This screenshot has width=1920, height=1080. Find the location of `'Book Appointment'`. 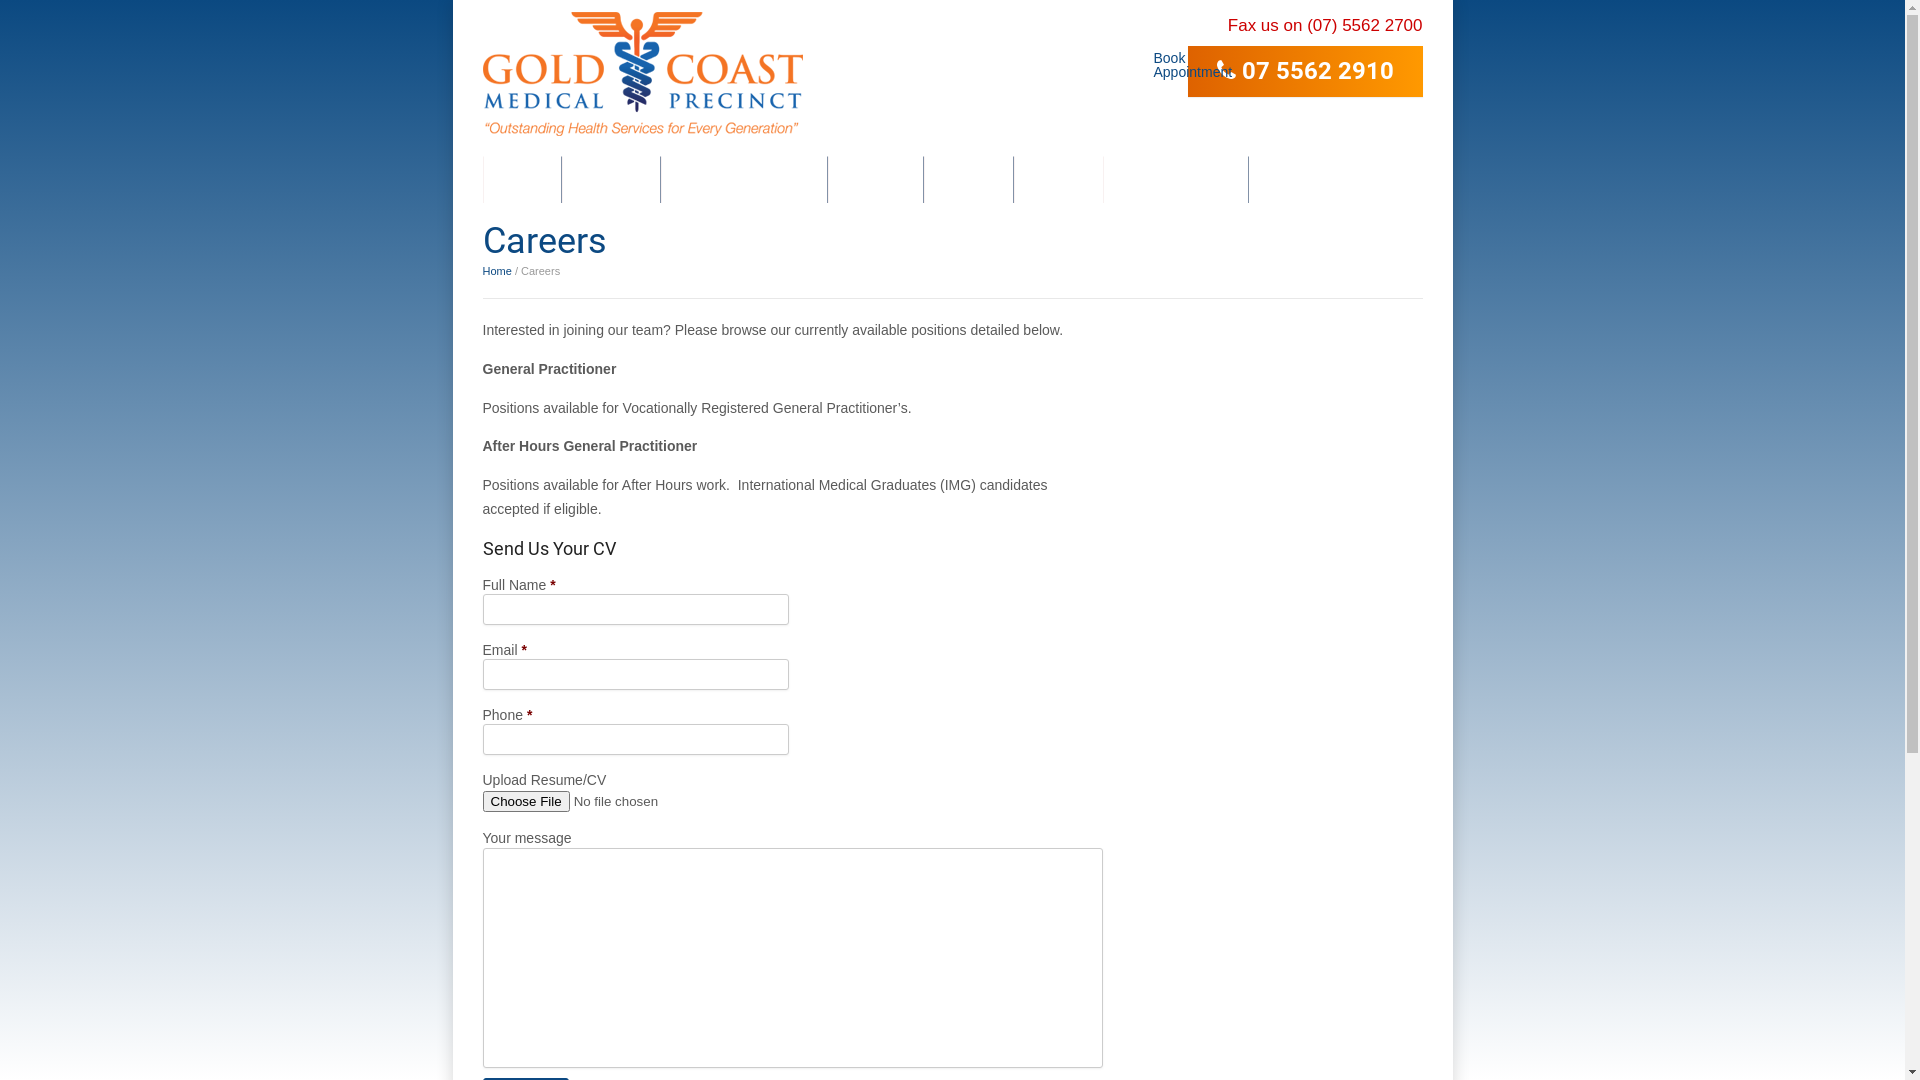

'Book Appointment' is located at coordinates (1161, 56).